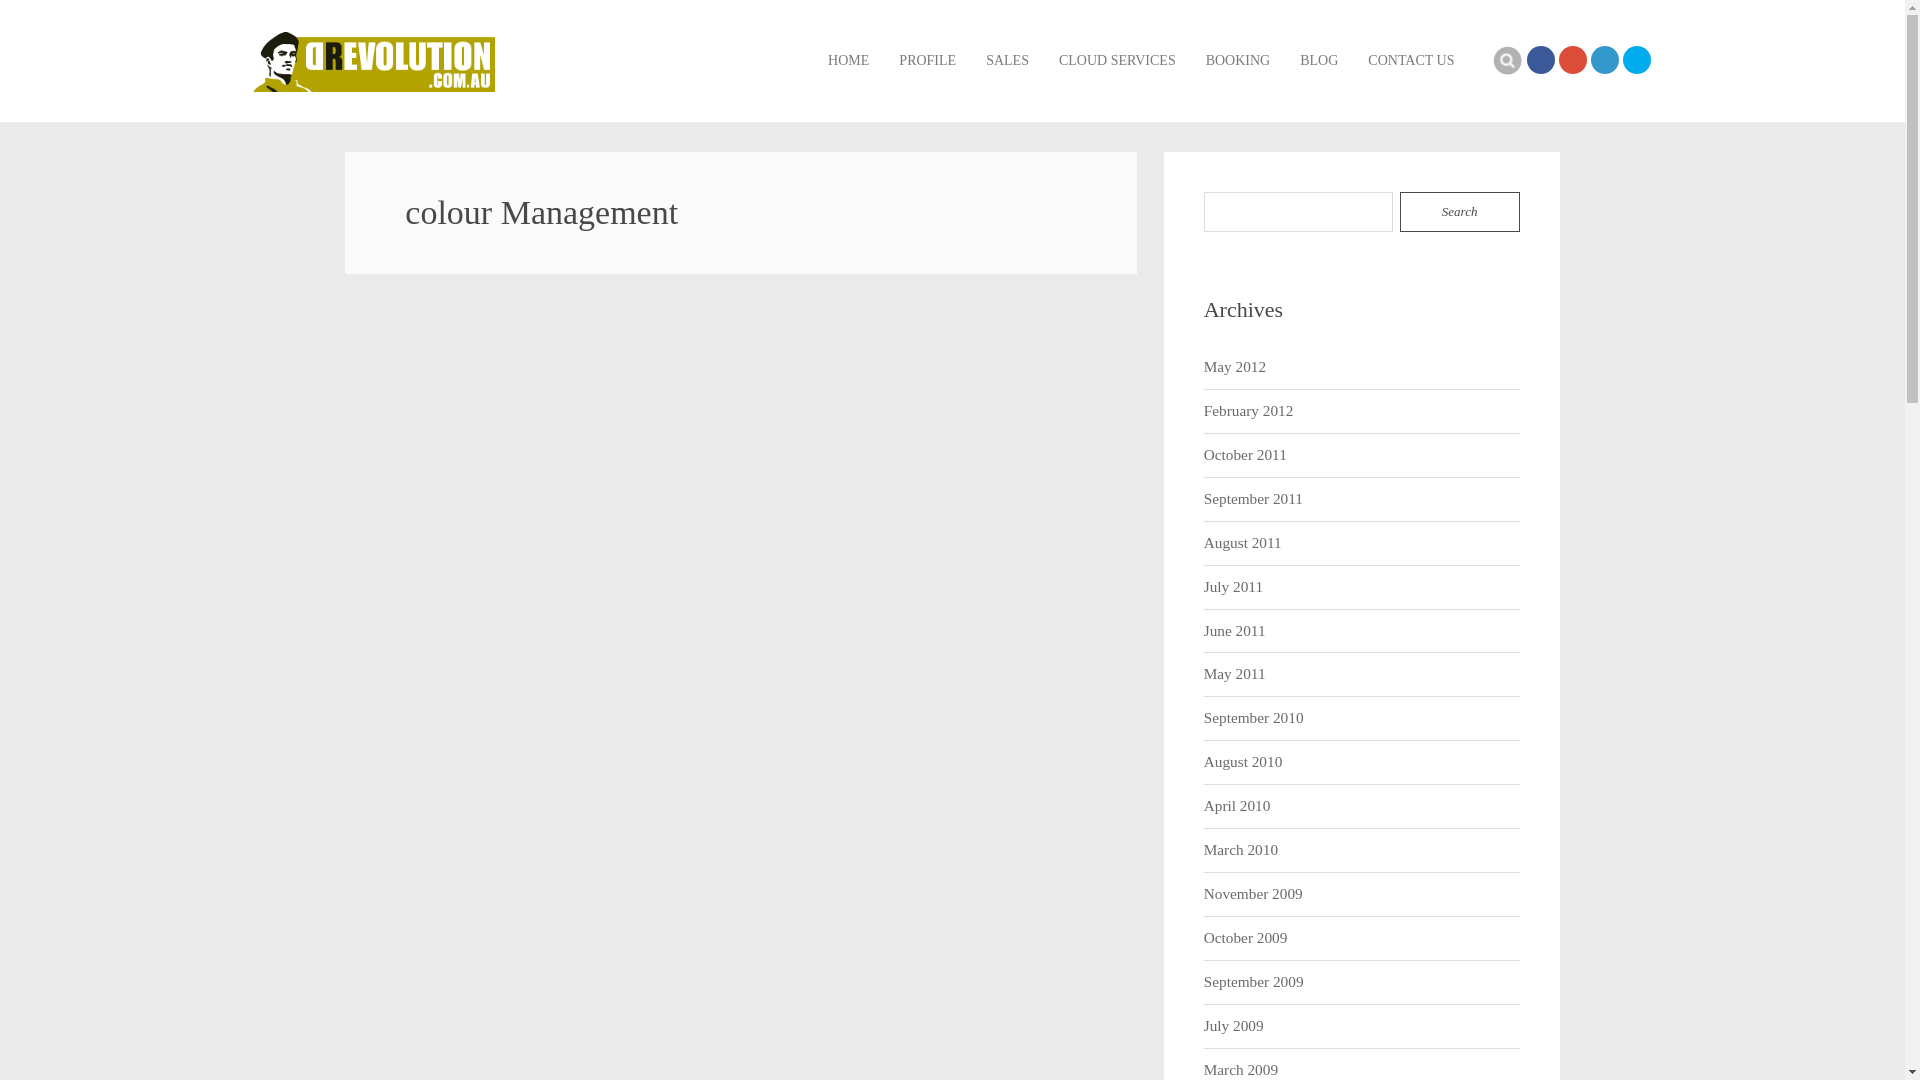  What do you see at coordinates (1232, 586) in the screenshot?
I see `'July 2011'` at bounding box center [1232, 586].